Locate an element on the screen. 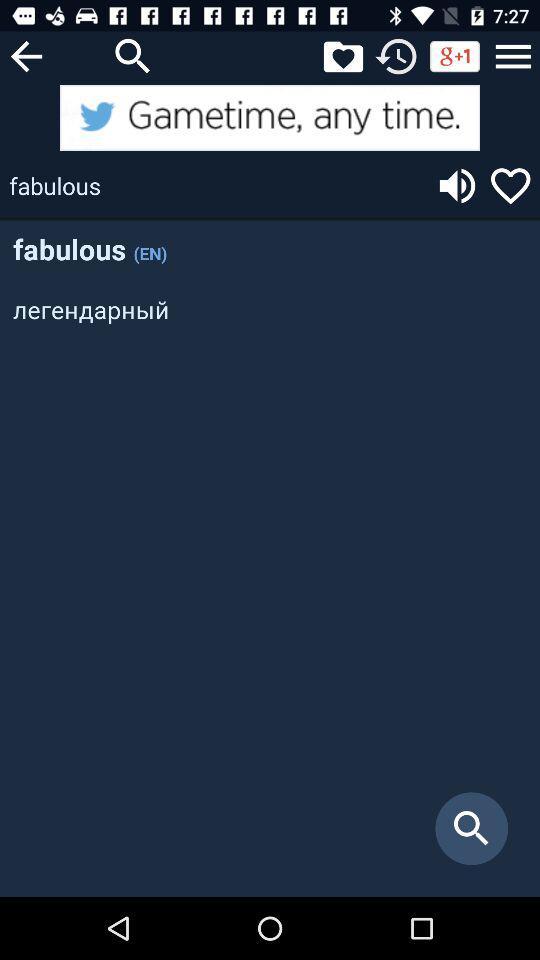  the favorite icon is located at coordinates (342, 55).